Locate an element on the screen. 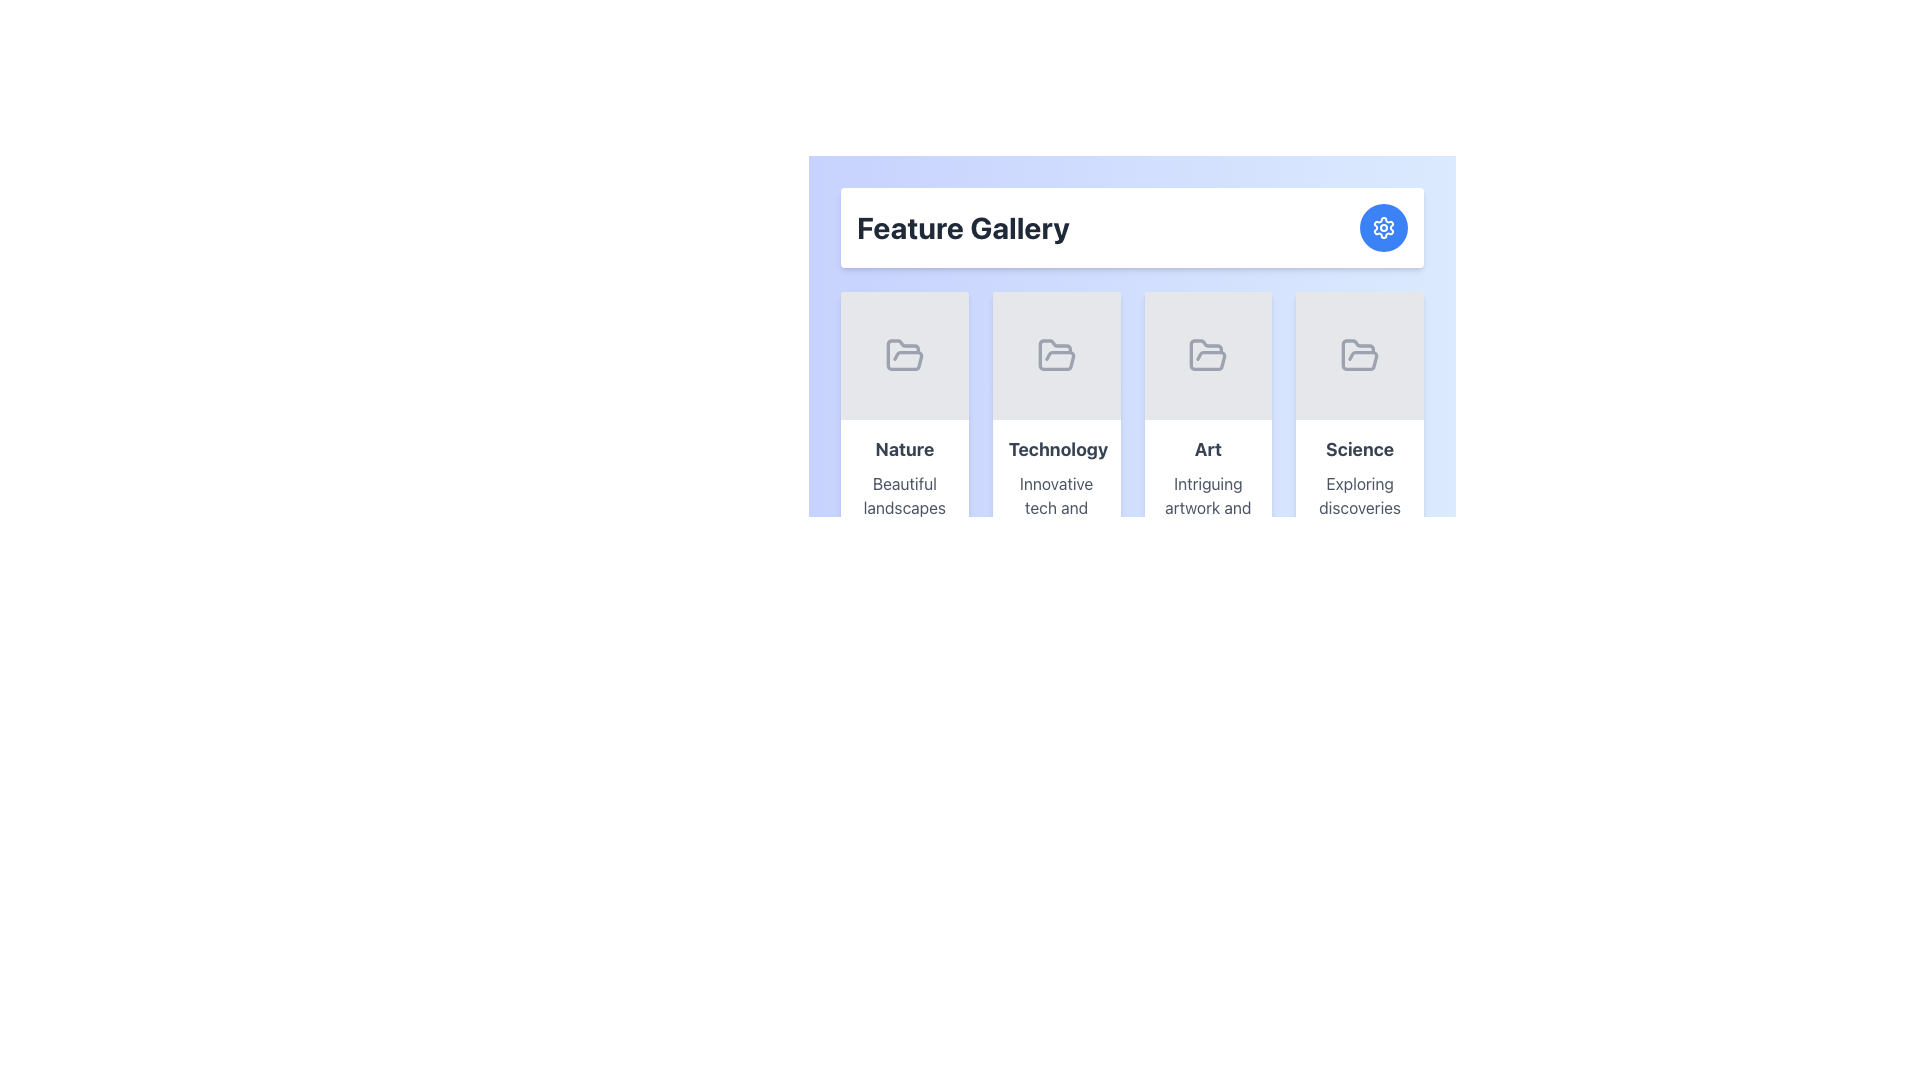 This screenshot has height=1080, width=1920. the graphic icon representing the 'Technology' category, located in the second column of the grid, directly below the 'Technology' title is located at coordinates (1055, 354).